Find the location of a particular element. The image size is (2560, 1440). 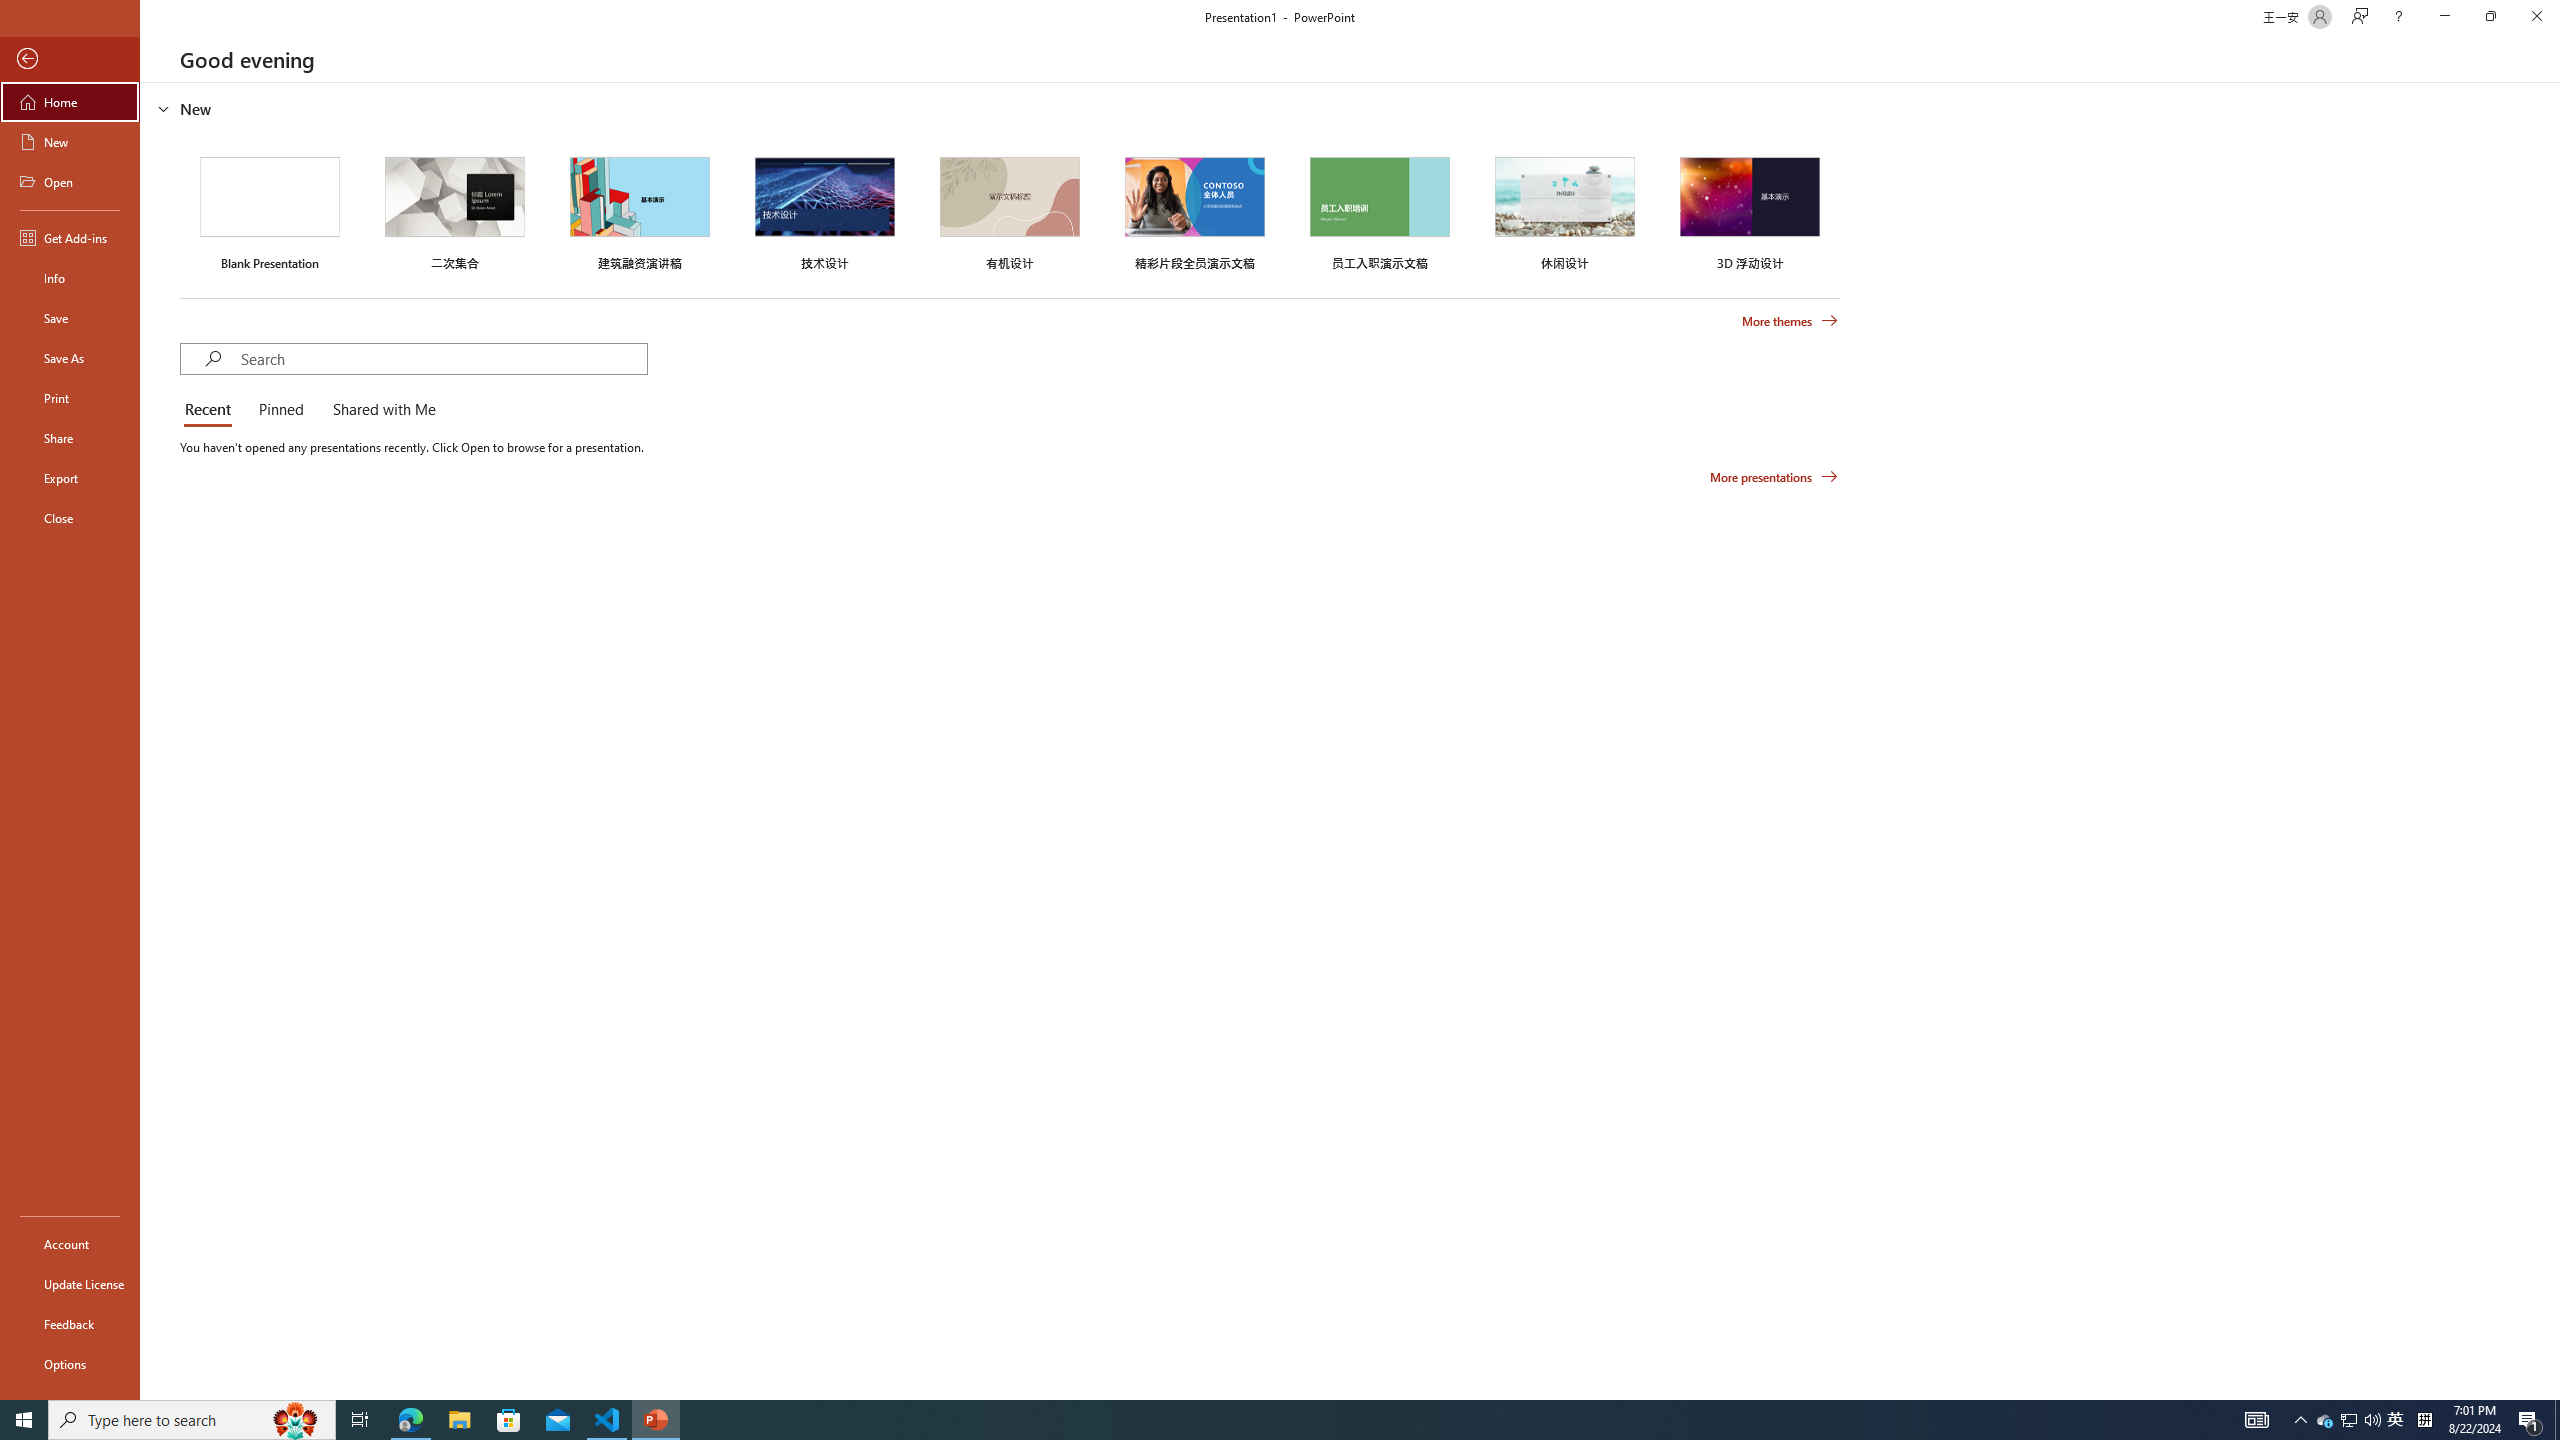

'Search' is located at coordinates (444, 357).